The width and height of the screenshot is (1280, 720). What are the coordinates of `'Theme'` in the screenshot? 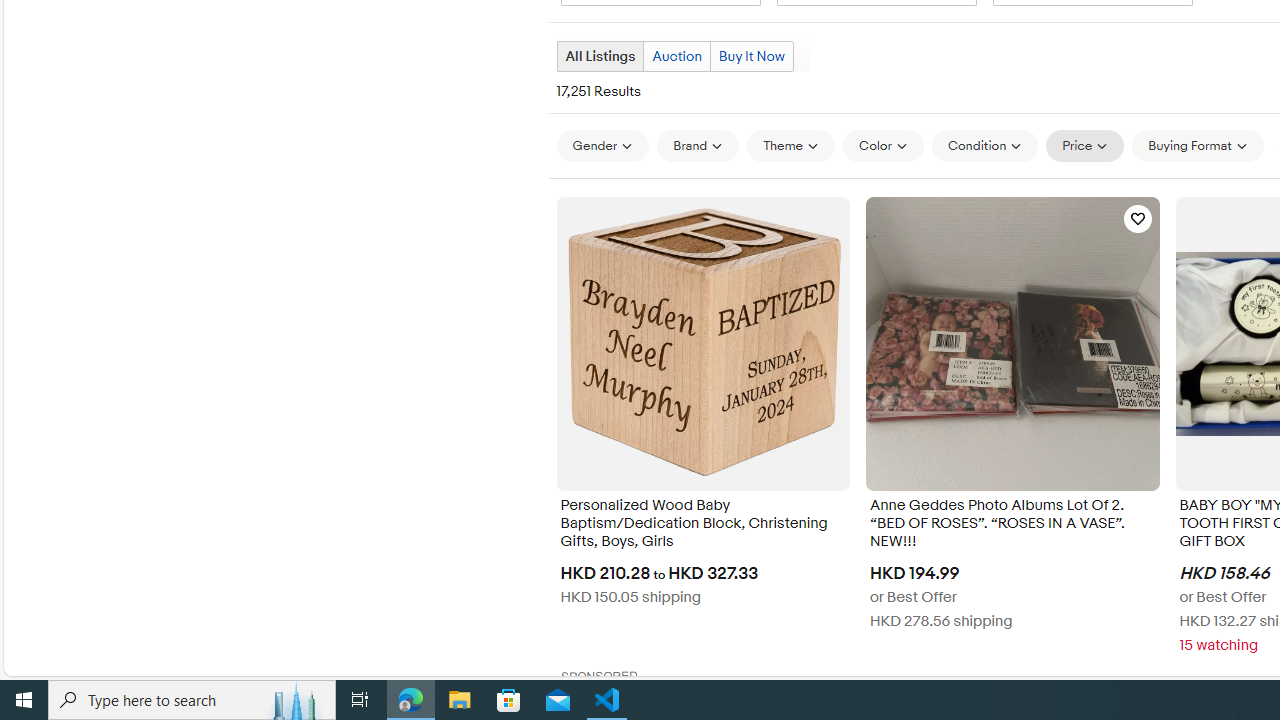 It's located at (790, 144).